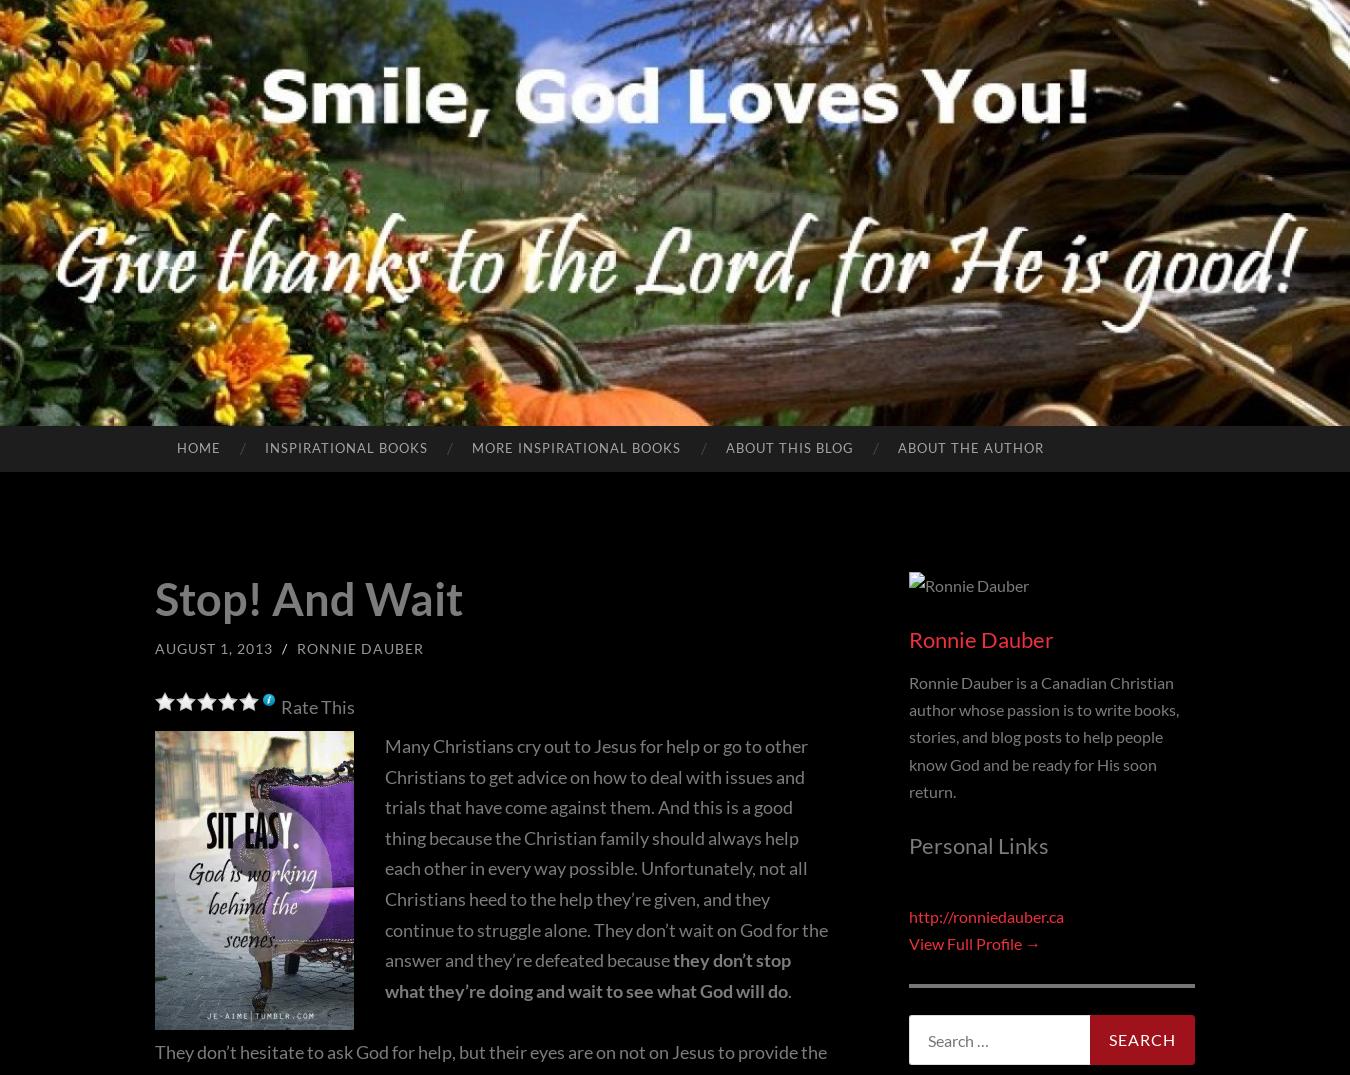  I want to click on 'Personal Links', so click(907, 845).